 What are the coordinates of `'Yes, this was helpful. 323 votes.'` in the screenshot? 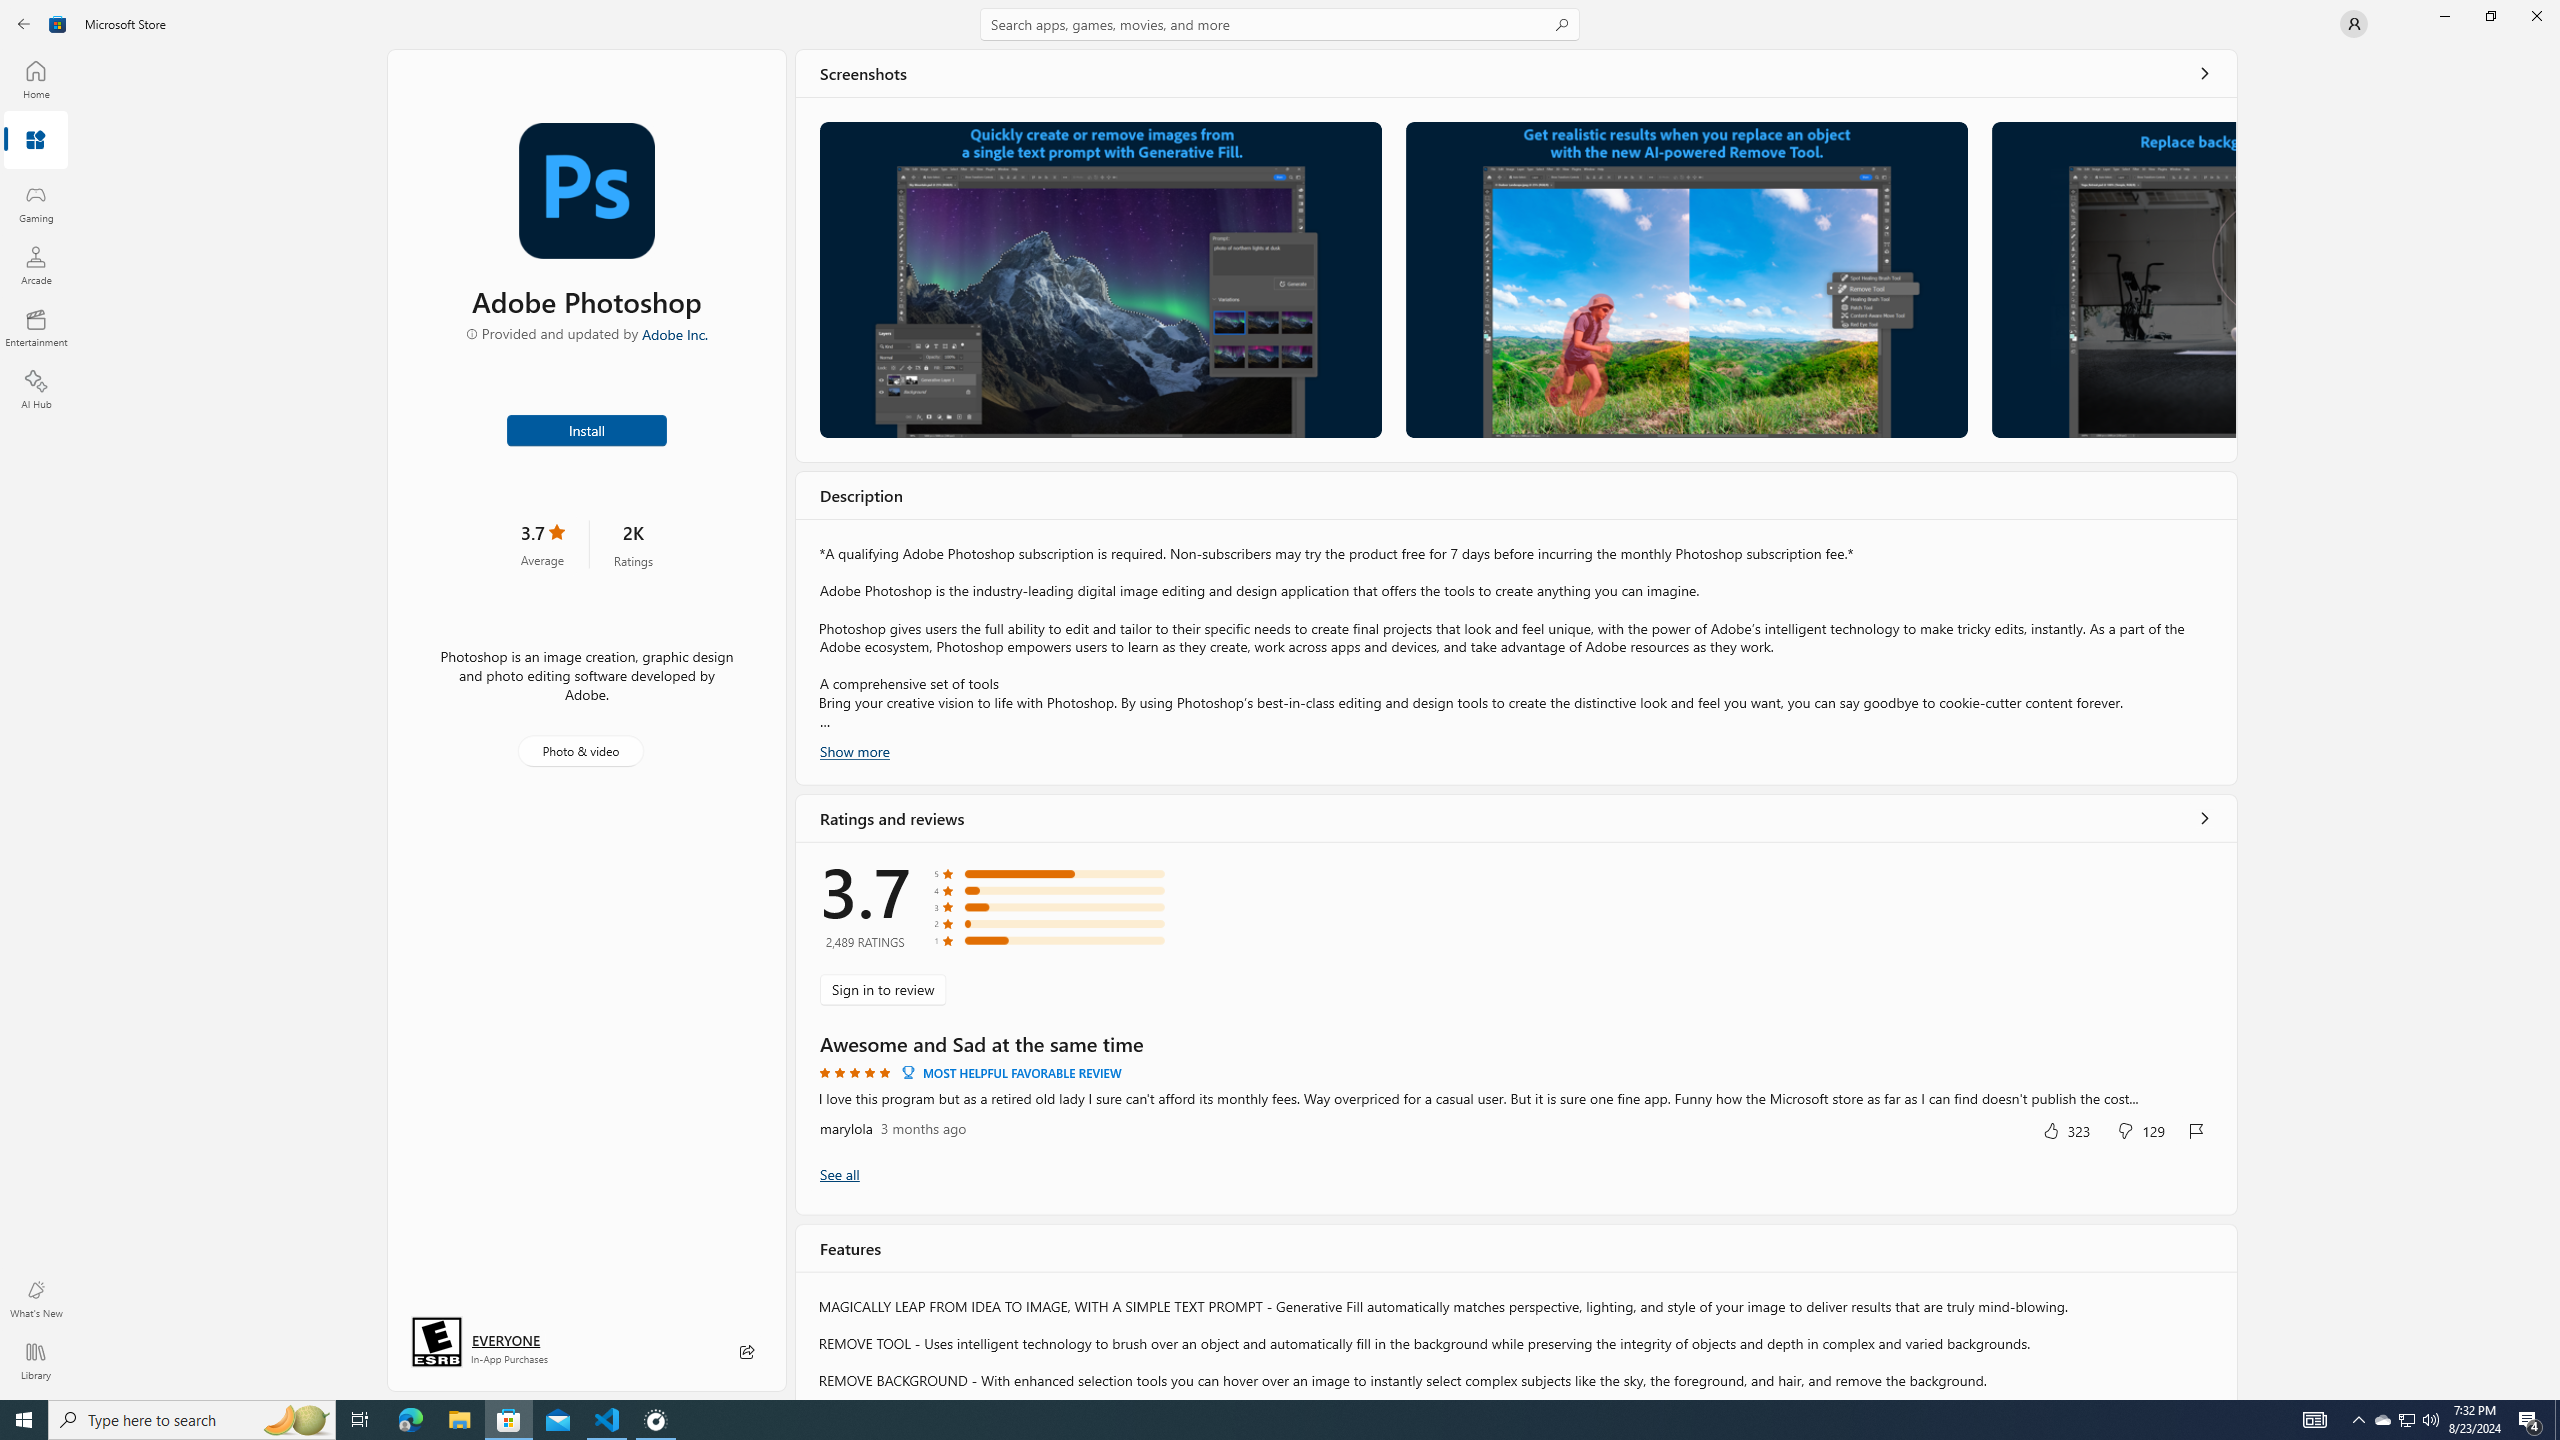 It's located at (2064, 1129).